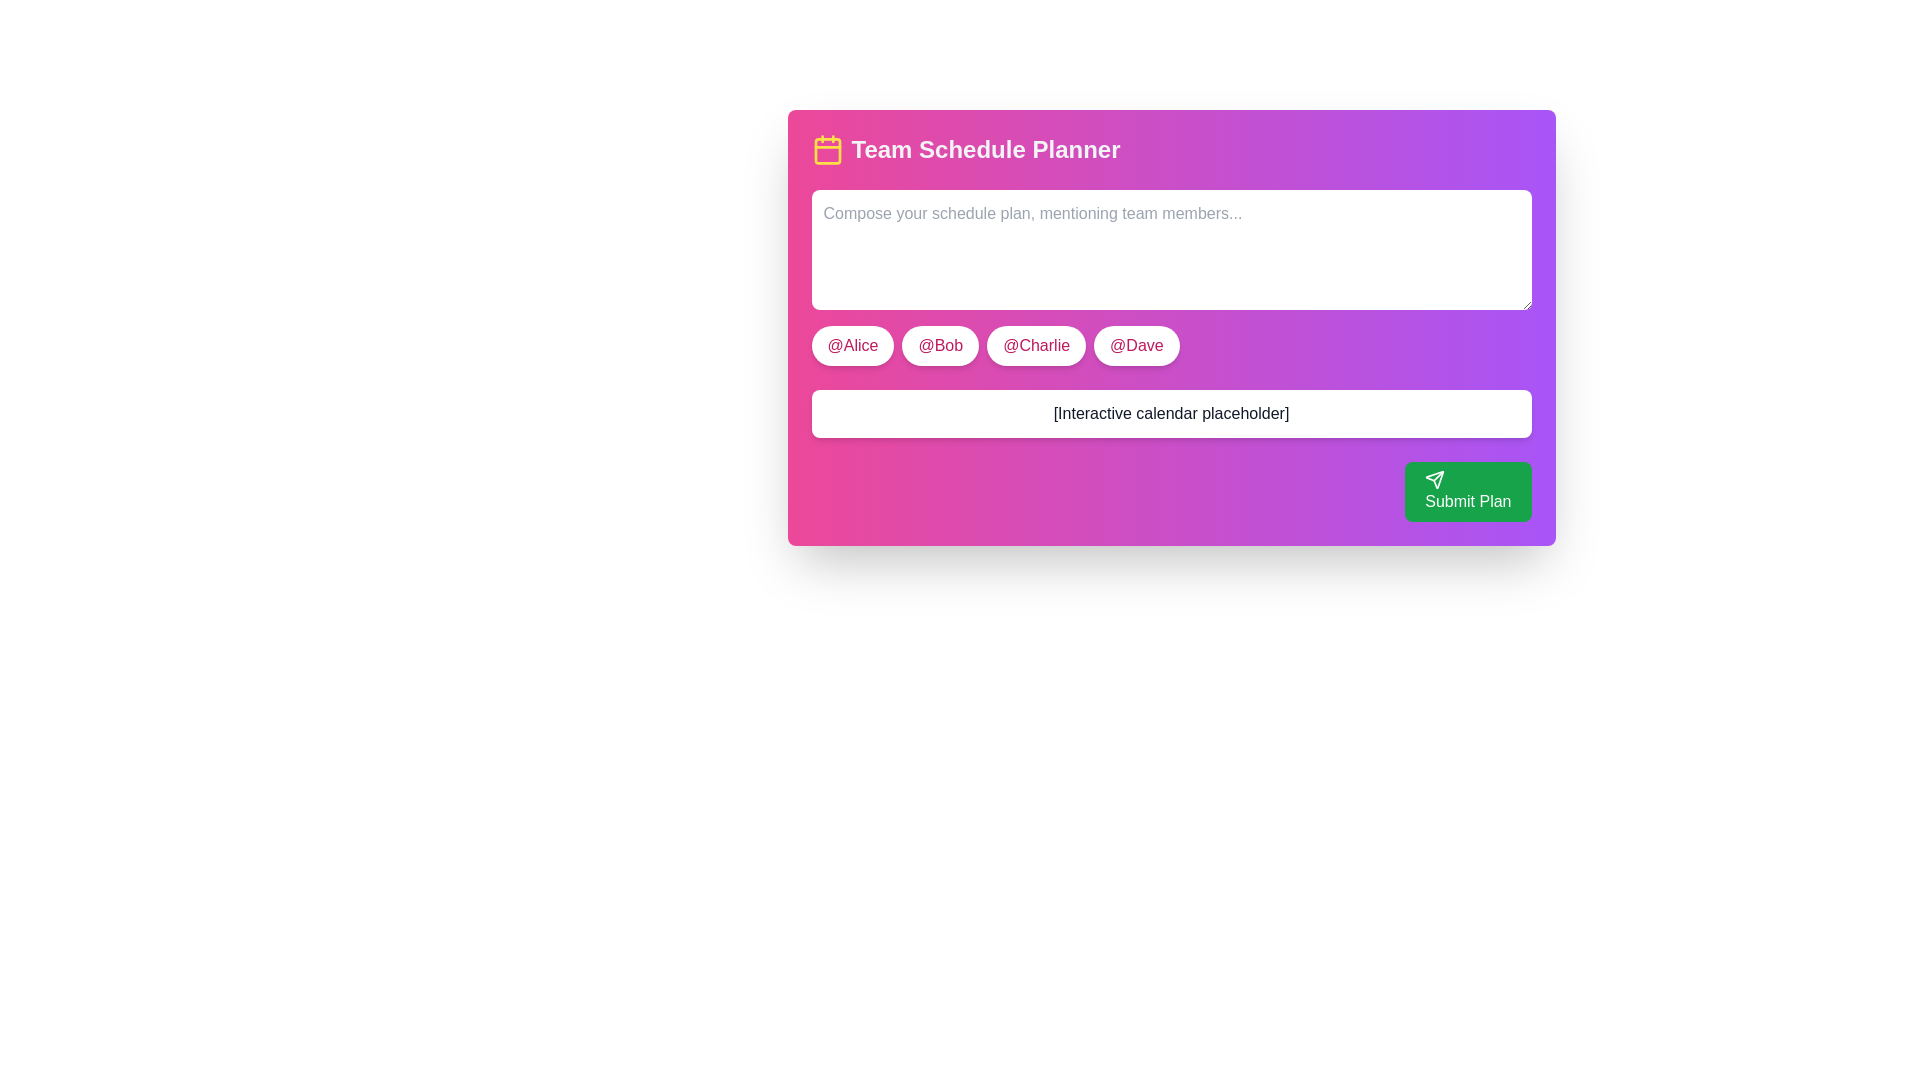  Describe the element at coordinates (1468, 492) in the screenshot. I see `the submit button located in the bottom-right corner of the card-like structure with a purple-pink gradient background` at that location.